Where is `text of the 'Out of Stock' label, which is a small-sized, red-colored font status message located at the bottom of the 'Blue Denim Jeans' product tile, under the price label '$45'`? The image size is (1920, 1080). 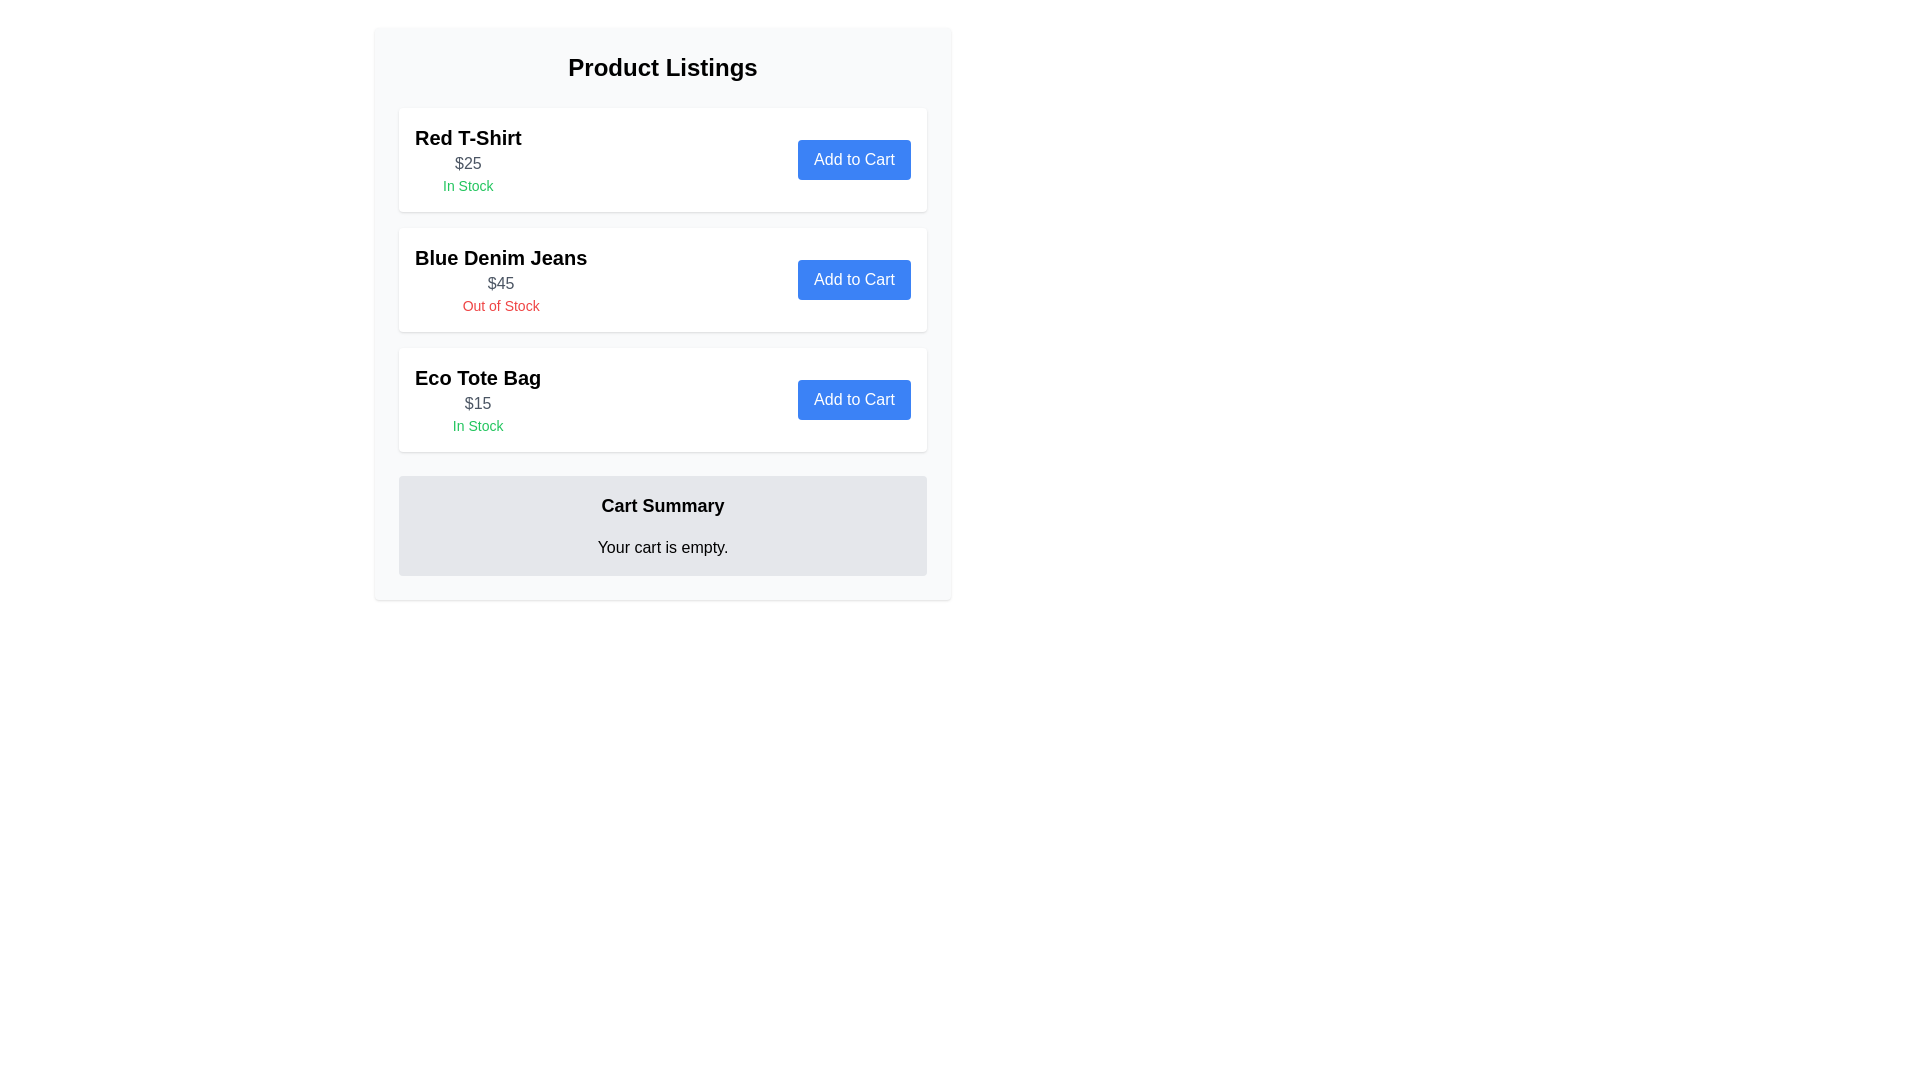 text of the 'Out of Stock' label, which is a small-sized, red-colored font status message located at the bottom of the 'Blue Denim Jeans' product tile, under the price label '$45' is located at coordinates (501, 305).